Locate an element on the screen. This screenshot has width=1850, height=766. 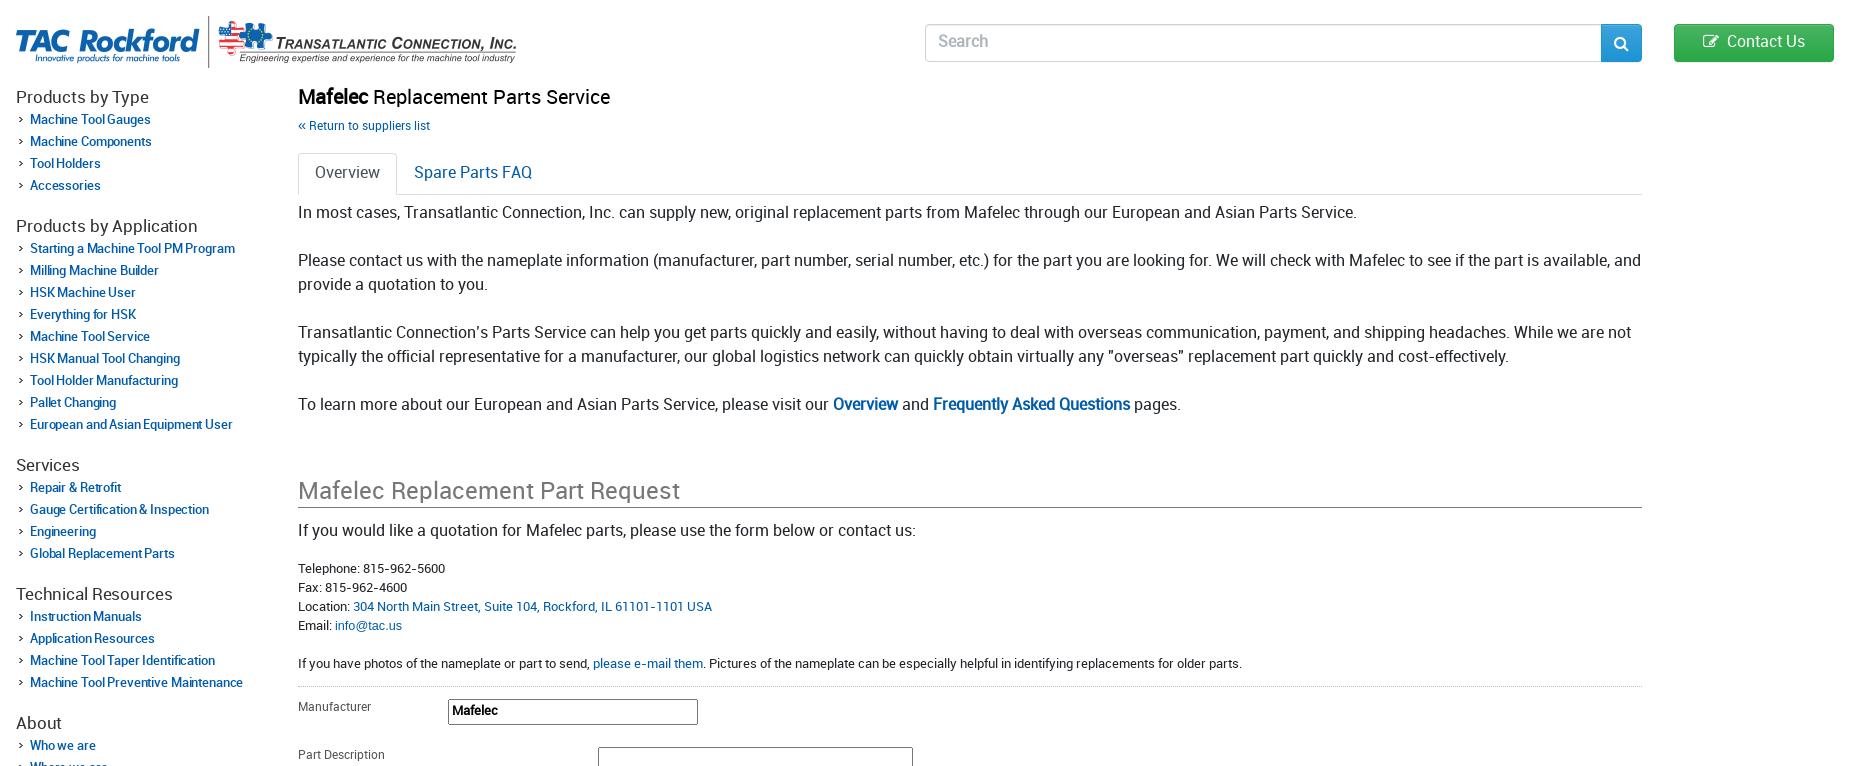
'In most cases, Transatlantic Connection, Inc. can supply new, 
		  original replacement parts from Mafelec through our European and Asian Parts Service.' is located at coordinates (827, 213).